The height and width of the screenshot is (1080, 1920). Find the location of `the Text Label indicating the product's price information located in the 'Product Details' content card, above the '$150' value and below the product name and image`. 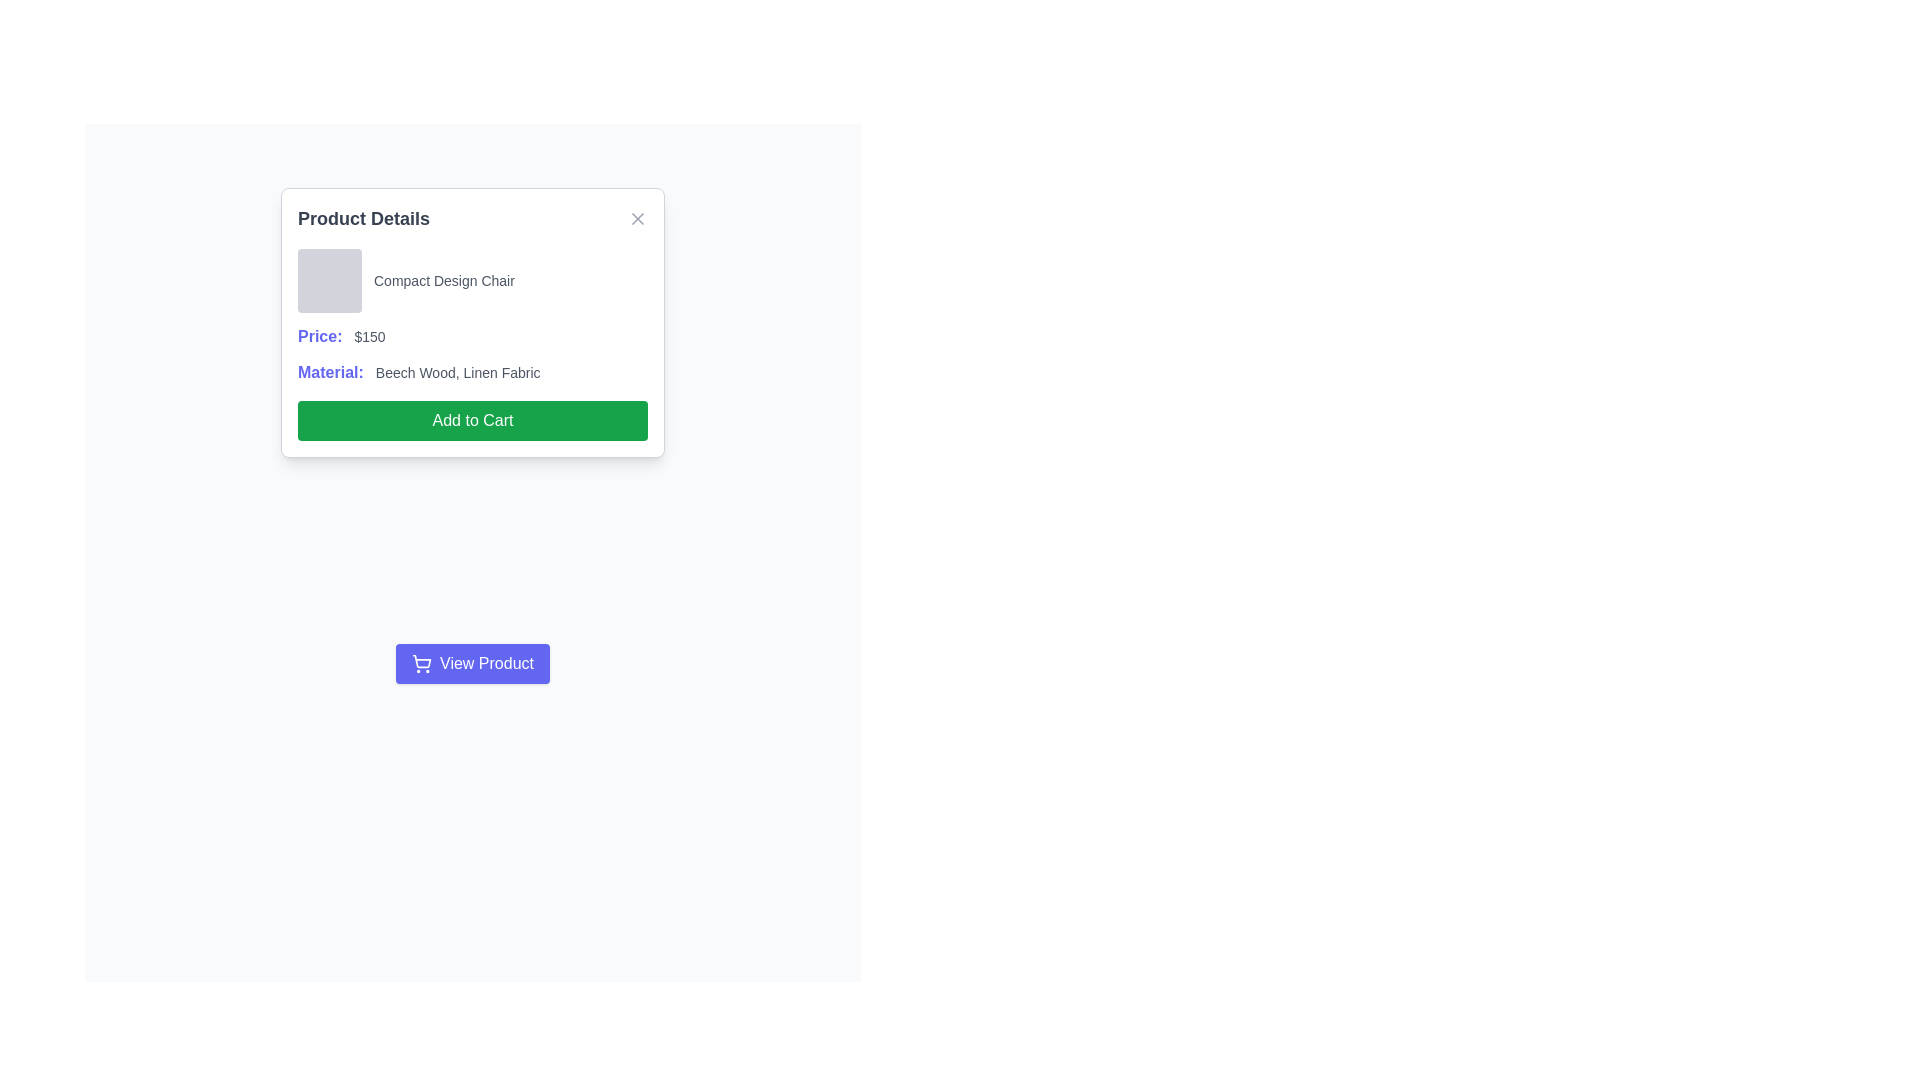

the Text Label indicating the product's price information located in the 'Product Details' content card, above the '$150' value and below the product name and image is located at coordinates (320, 335).